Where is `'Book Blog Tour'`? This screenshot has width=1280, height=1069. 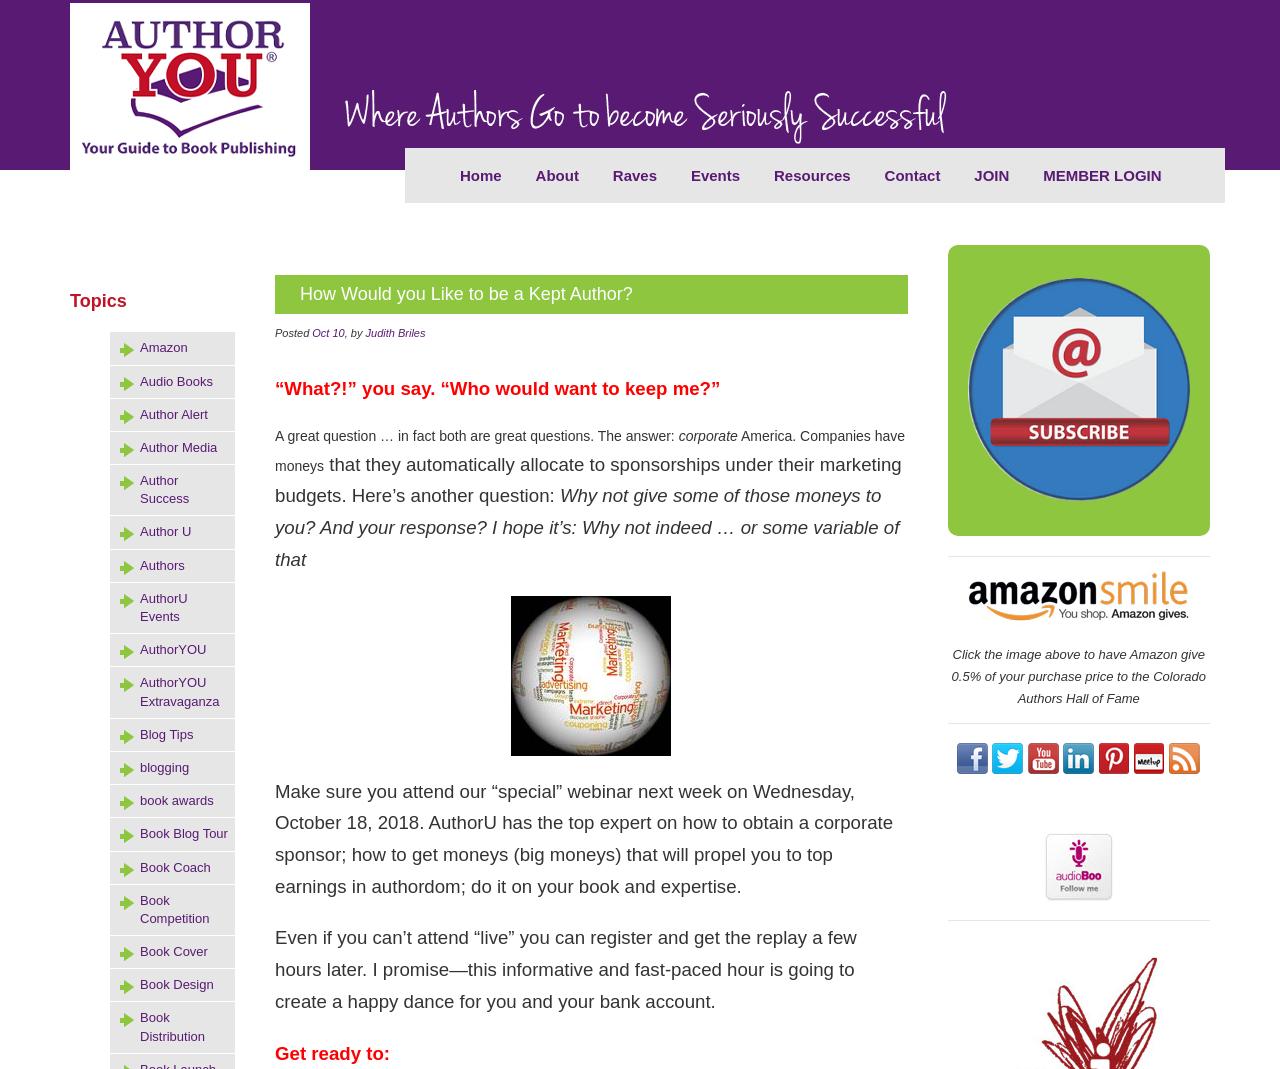
'Book Blog Tour' is located at coordinates (183, 833).